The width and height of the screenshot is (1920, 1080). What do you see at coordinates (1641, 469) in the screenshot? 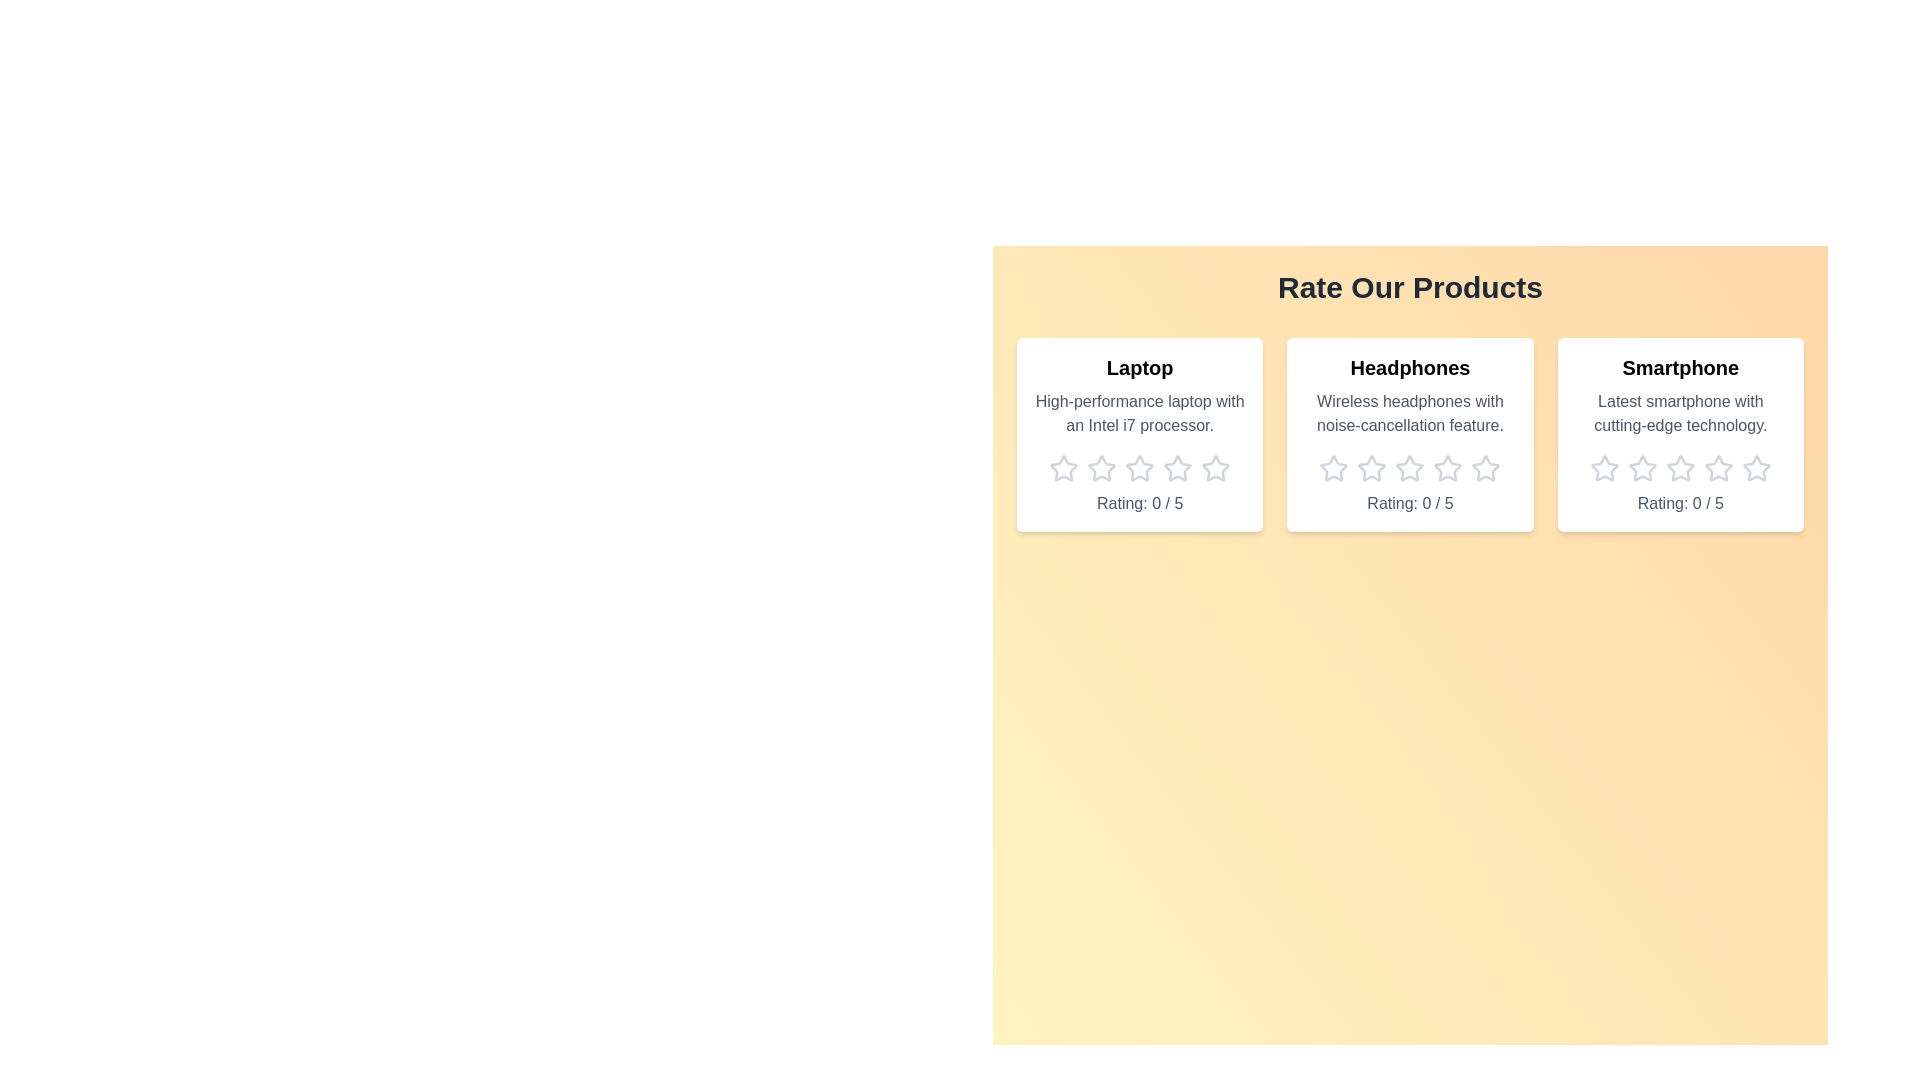
I see `the star icon corresponding to 2 stars for the product Smartphone` at bounding box center [1641, 469].